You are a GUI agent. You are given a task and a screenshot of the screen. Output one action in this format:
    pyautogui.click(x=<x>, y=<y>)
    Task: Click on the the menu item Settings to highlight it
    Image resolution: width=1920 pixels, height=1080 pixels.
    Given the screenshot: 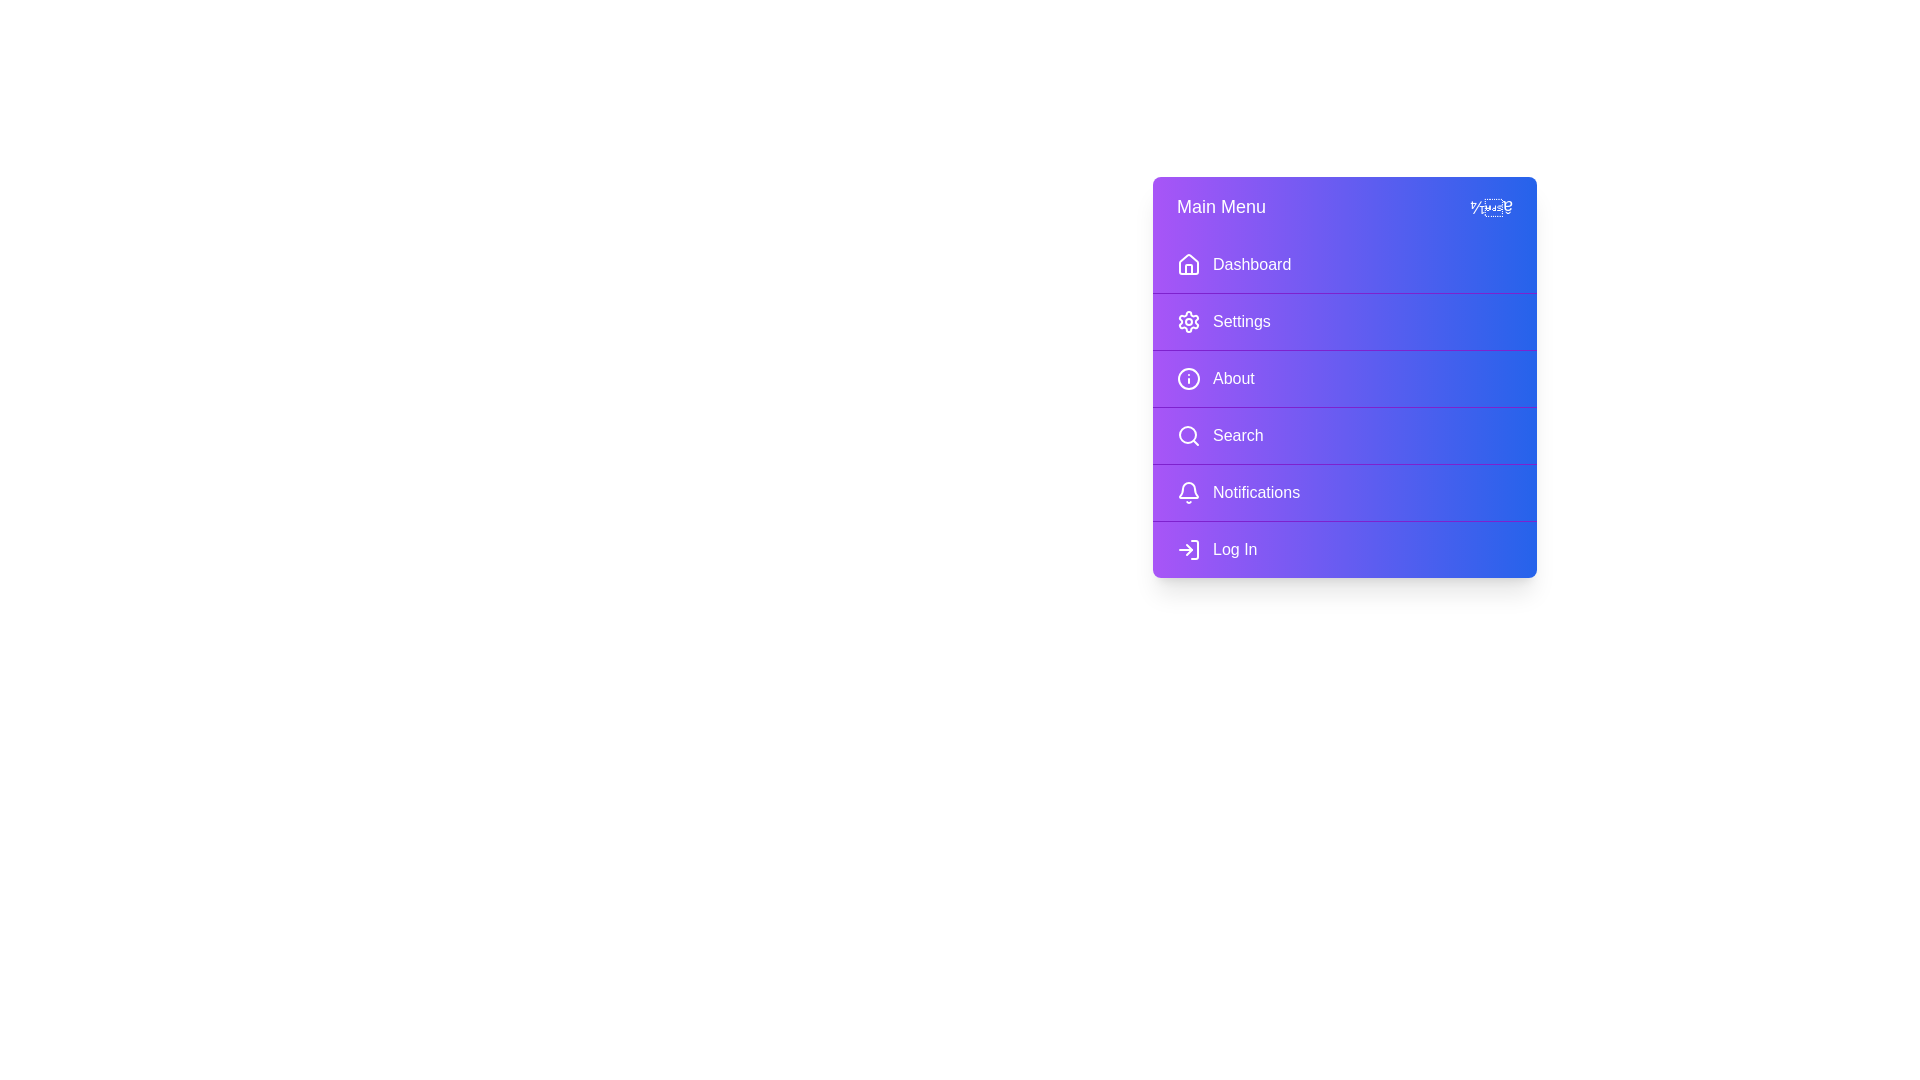 What is the action you would take?
    pyautogui.click(x=1344, y=320)
    